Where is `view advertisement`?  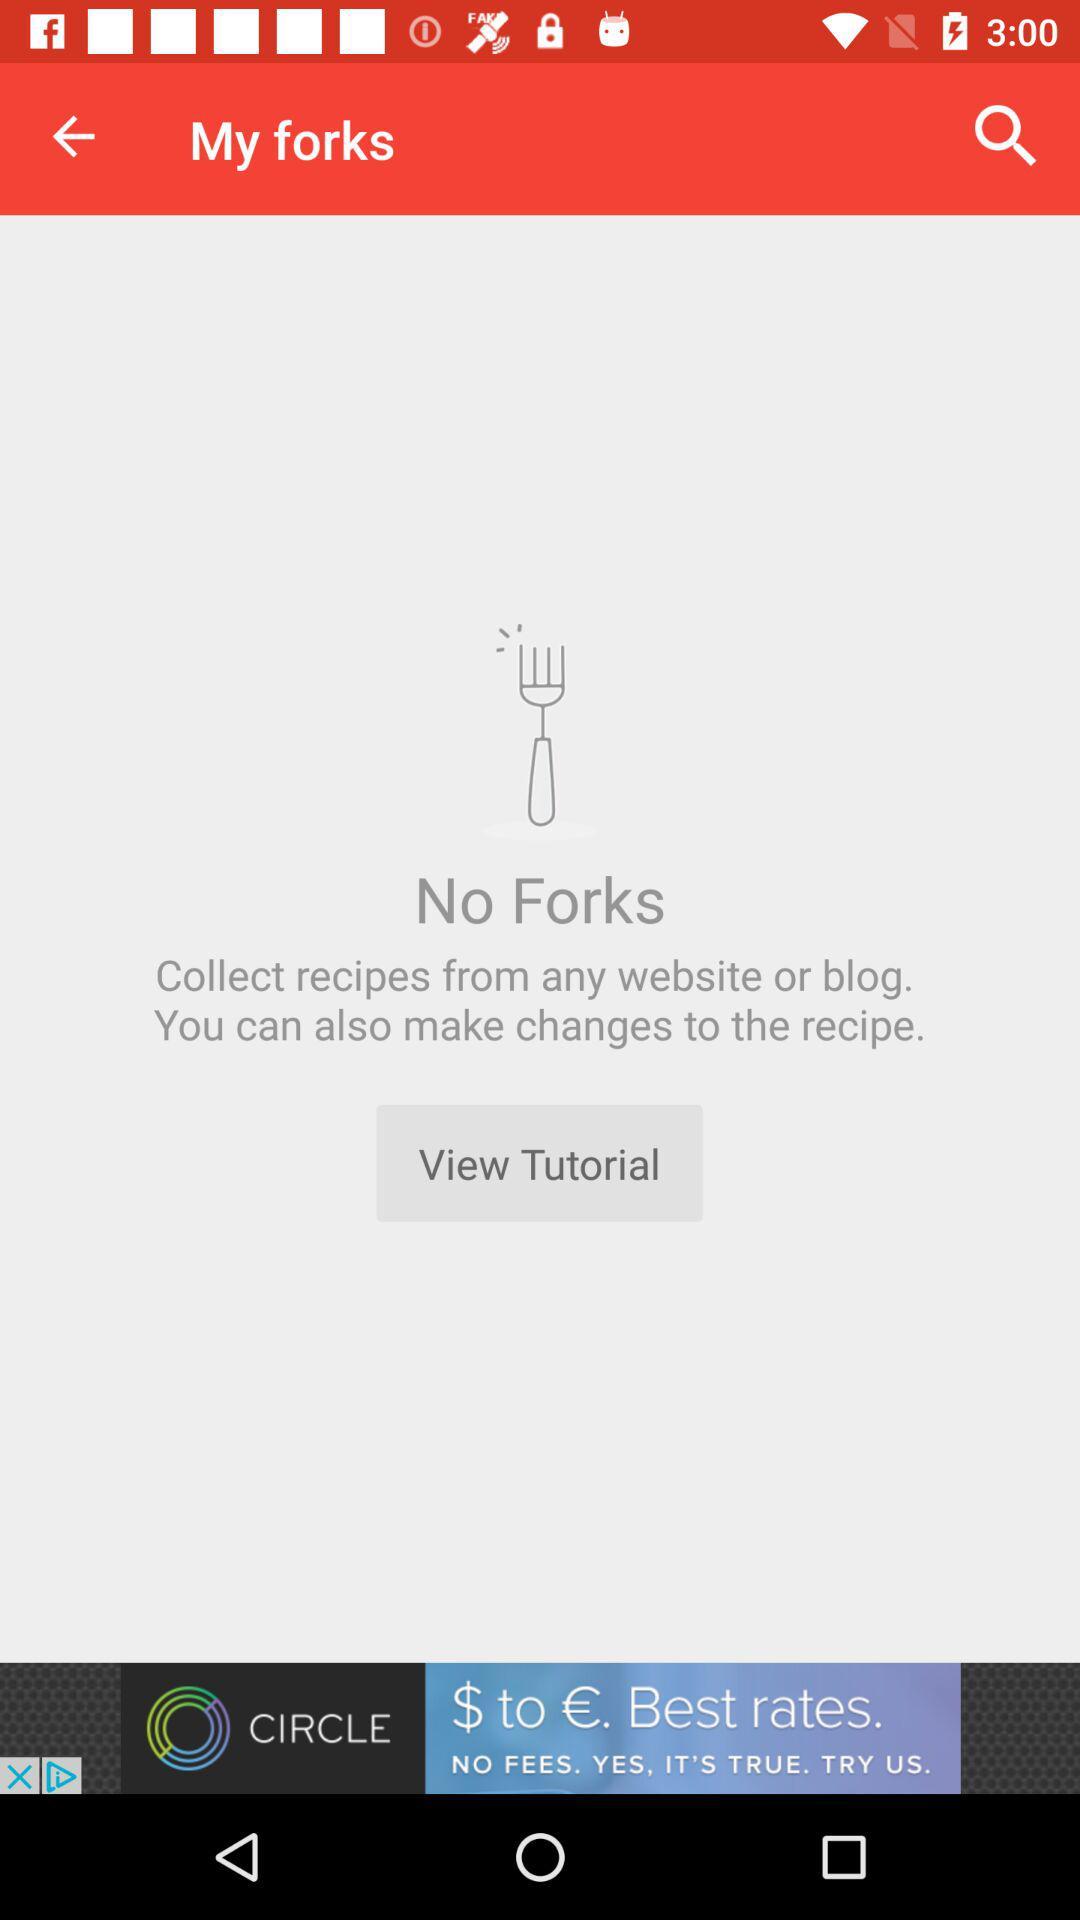
view advertisement is located at coordinates (540, 1727).